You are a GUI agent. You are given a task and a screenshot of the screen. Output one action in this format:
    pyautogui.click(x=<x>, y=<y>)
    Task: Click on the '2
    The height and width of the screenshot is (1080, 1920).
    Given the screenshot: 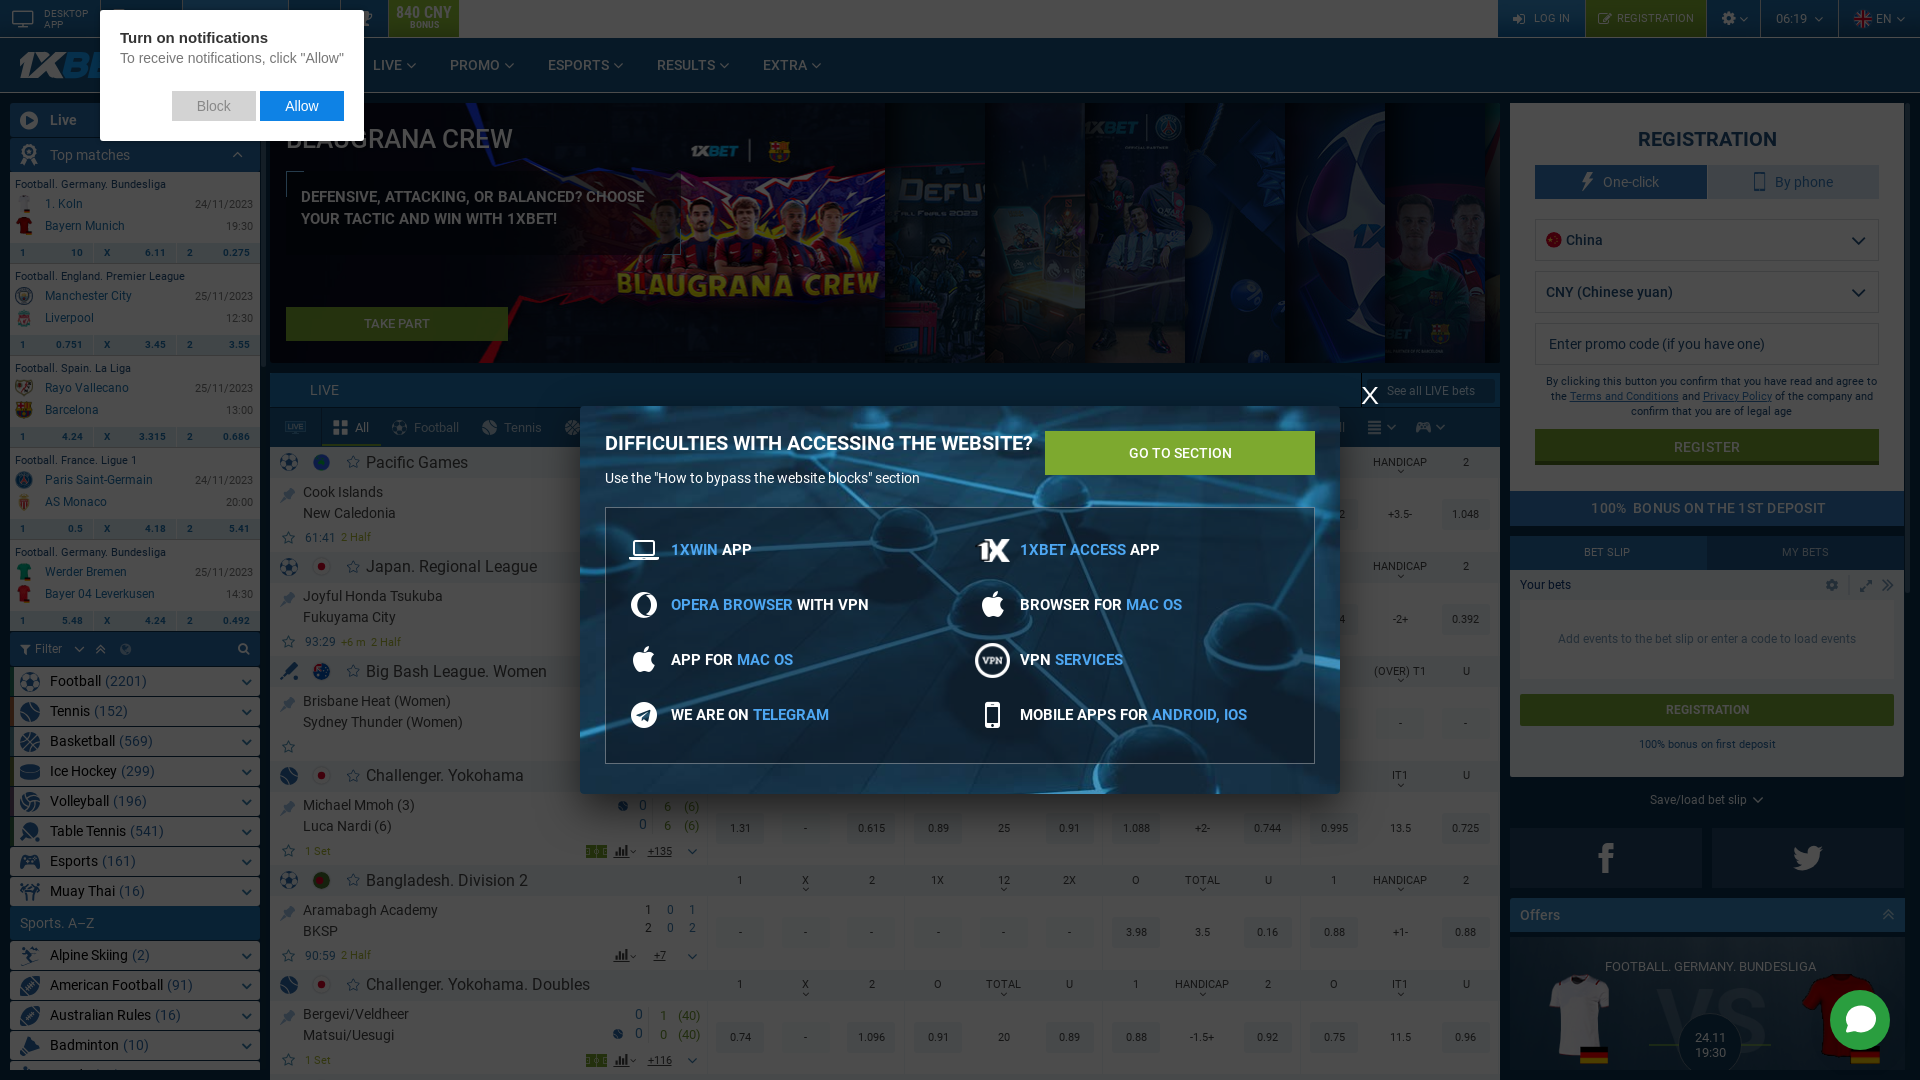 What is the action you would take?
    pyautogui.click(x=218, y=527)
    